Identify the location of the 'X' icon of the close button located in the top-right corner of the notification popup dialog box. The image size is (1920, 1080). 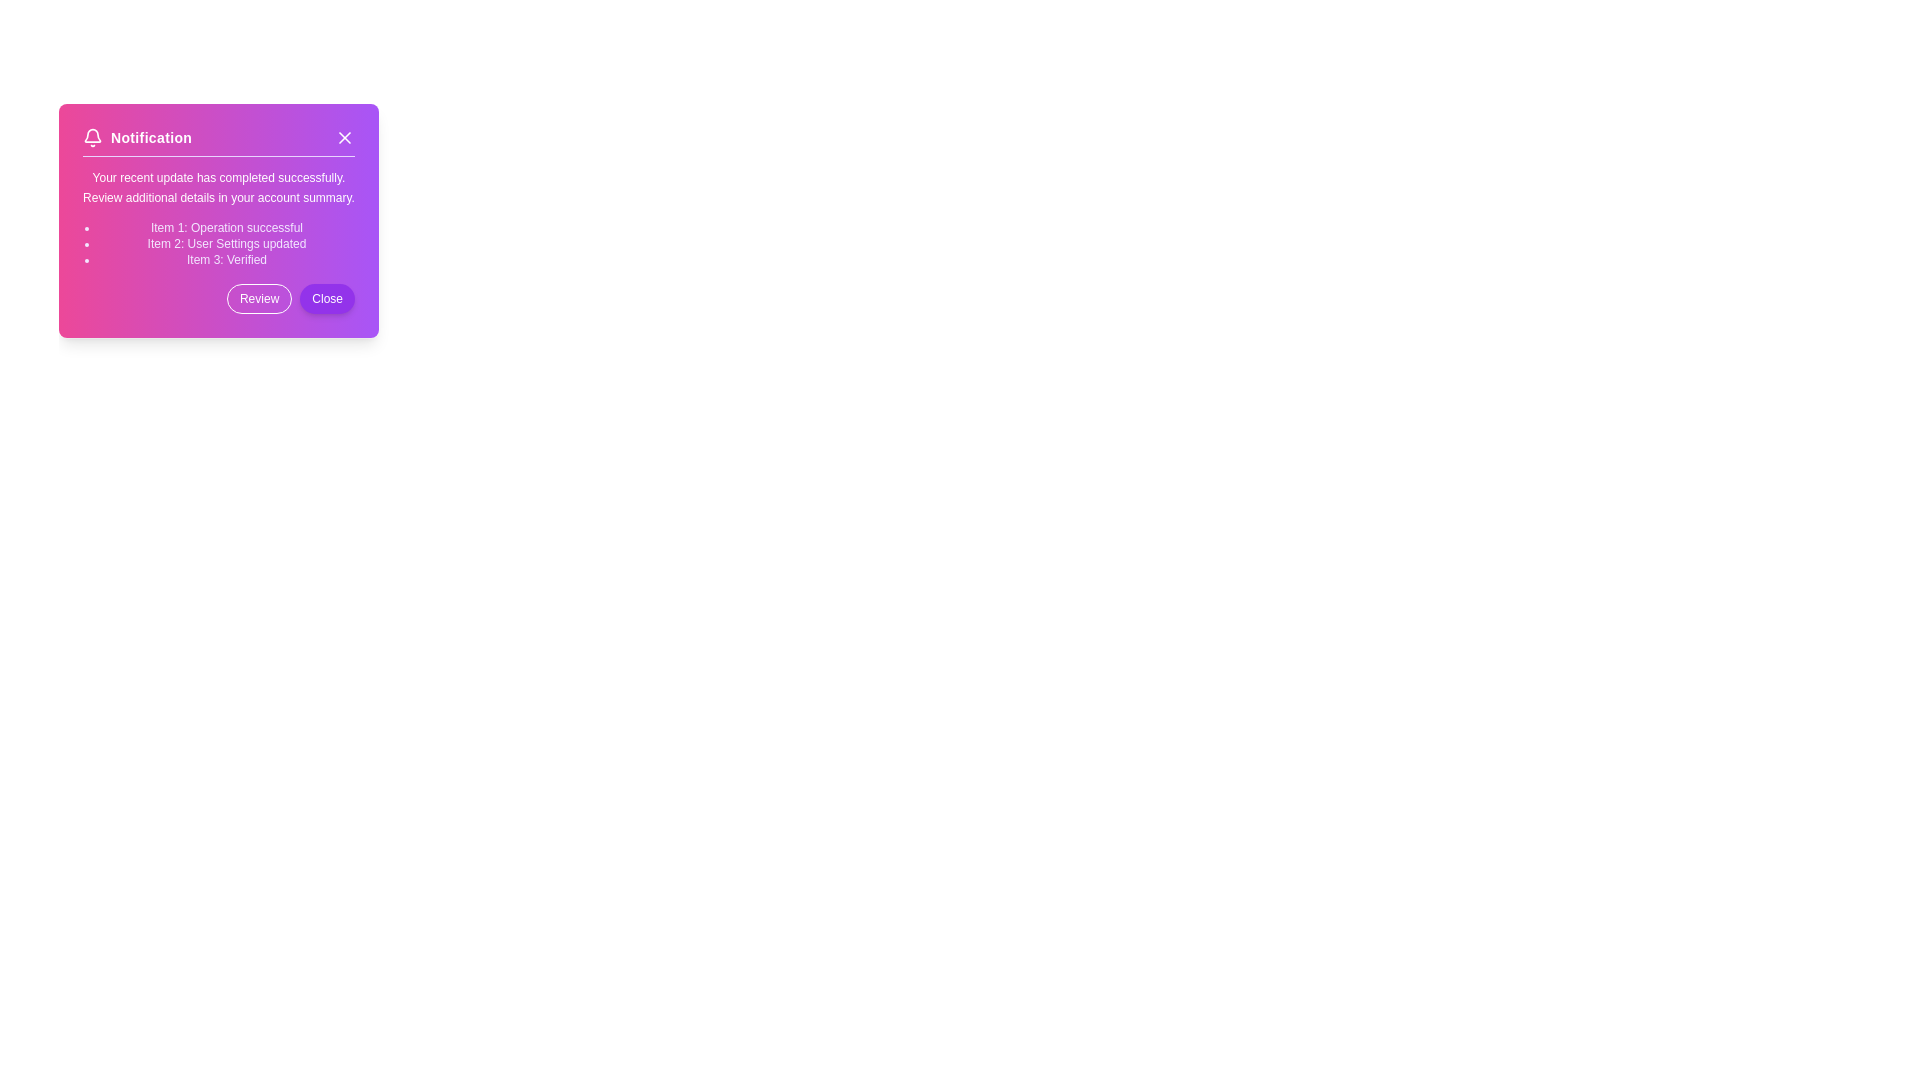
(345, 137).